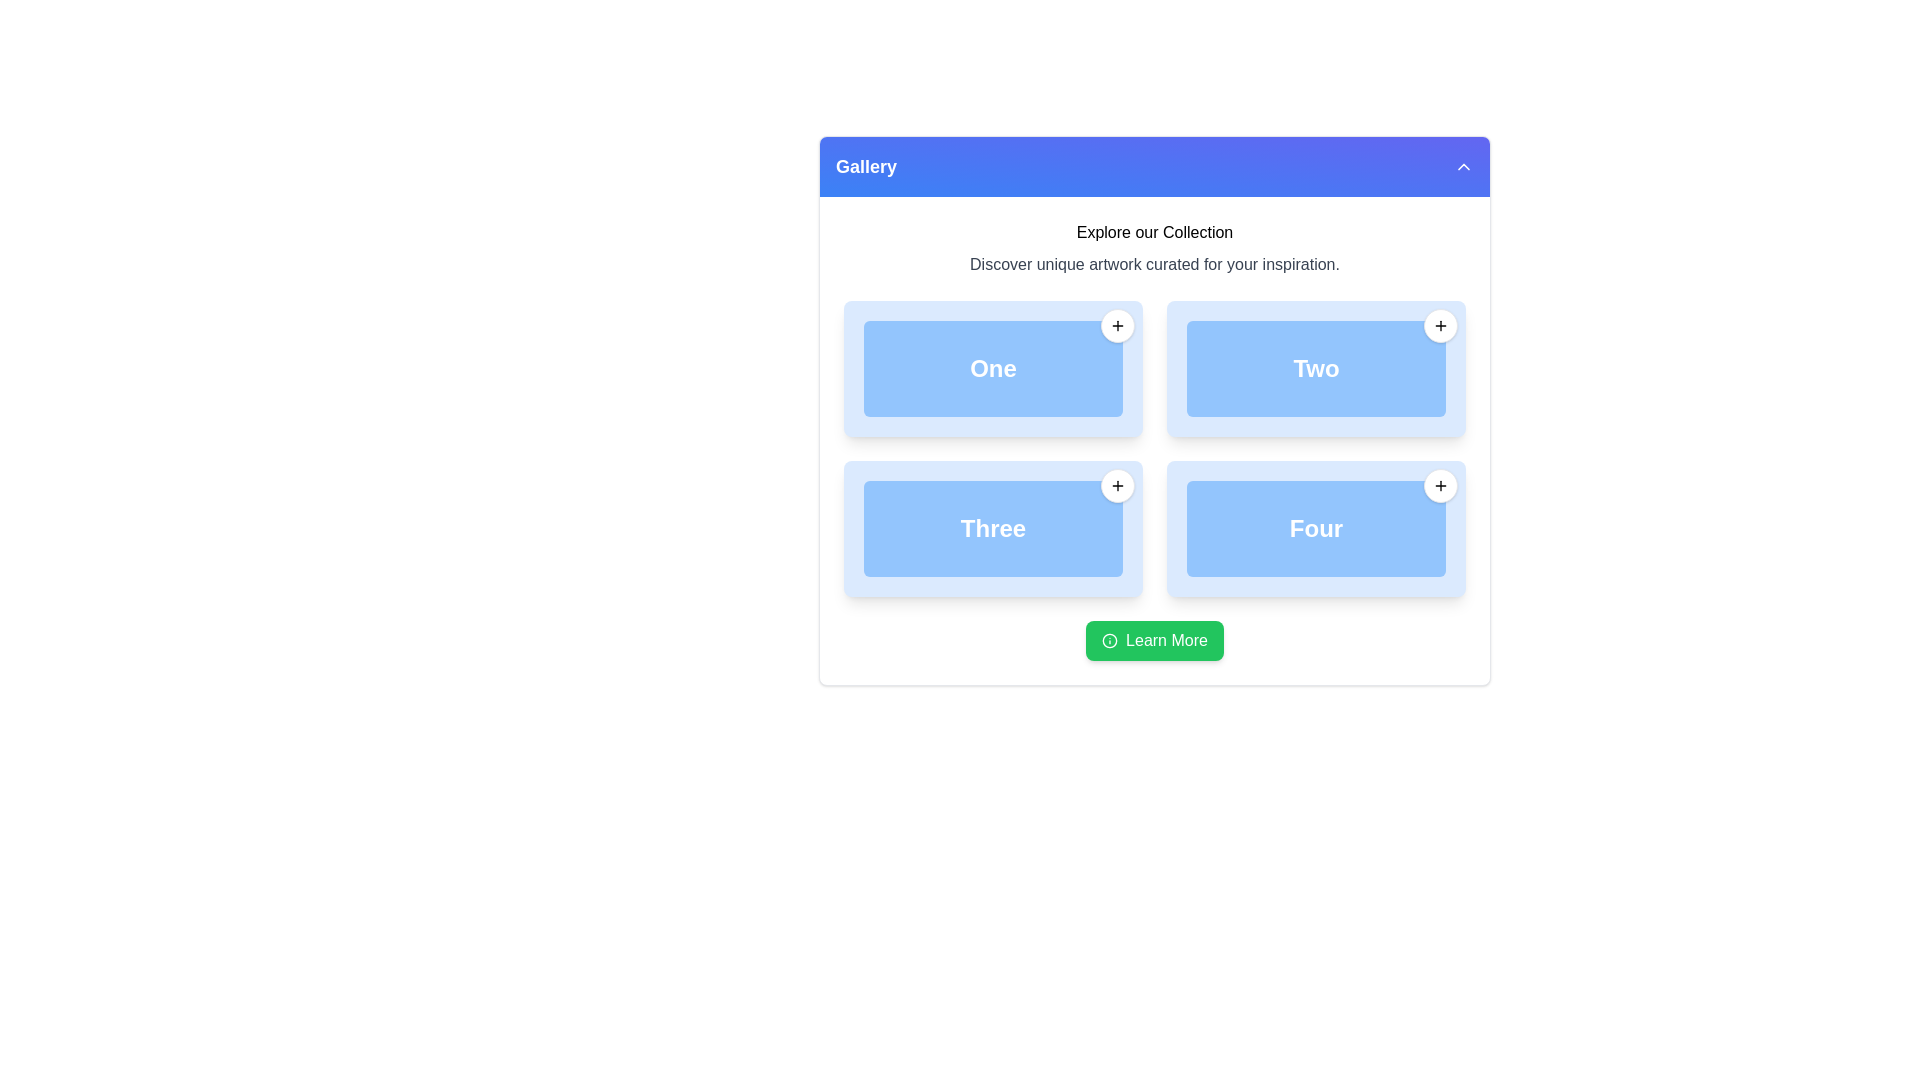 The width and height of the screenshot is (1920, 1080). I want to click on the circular button with a black plus icon located at the top-right corner of the card labeled 'Two', so click(1440, 325).